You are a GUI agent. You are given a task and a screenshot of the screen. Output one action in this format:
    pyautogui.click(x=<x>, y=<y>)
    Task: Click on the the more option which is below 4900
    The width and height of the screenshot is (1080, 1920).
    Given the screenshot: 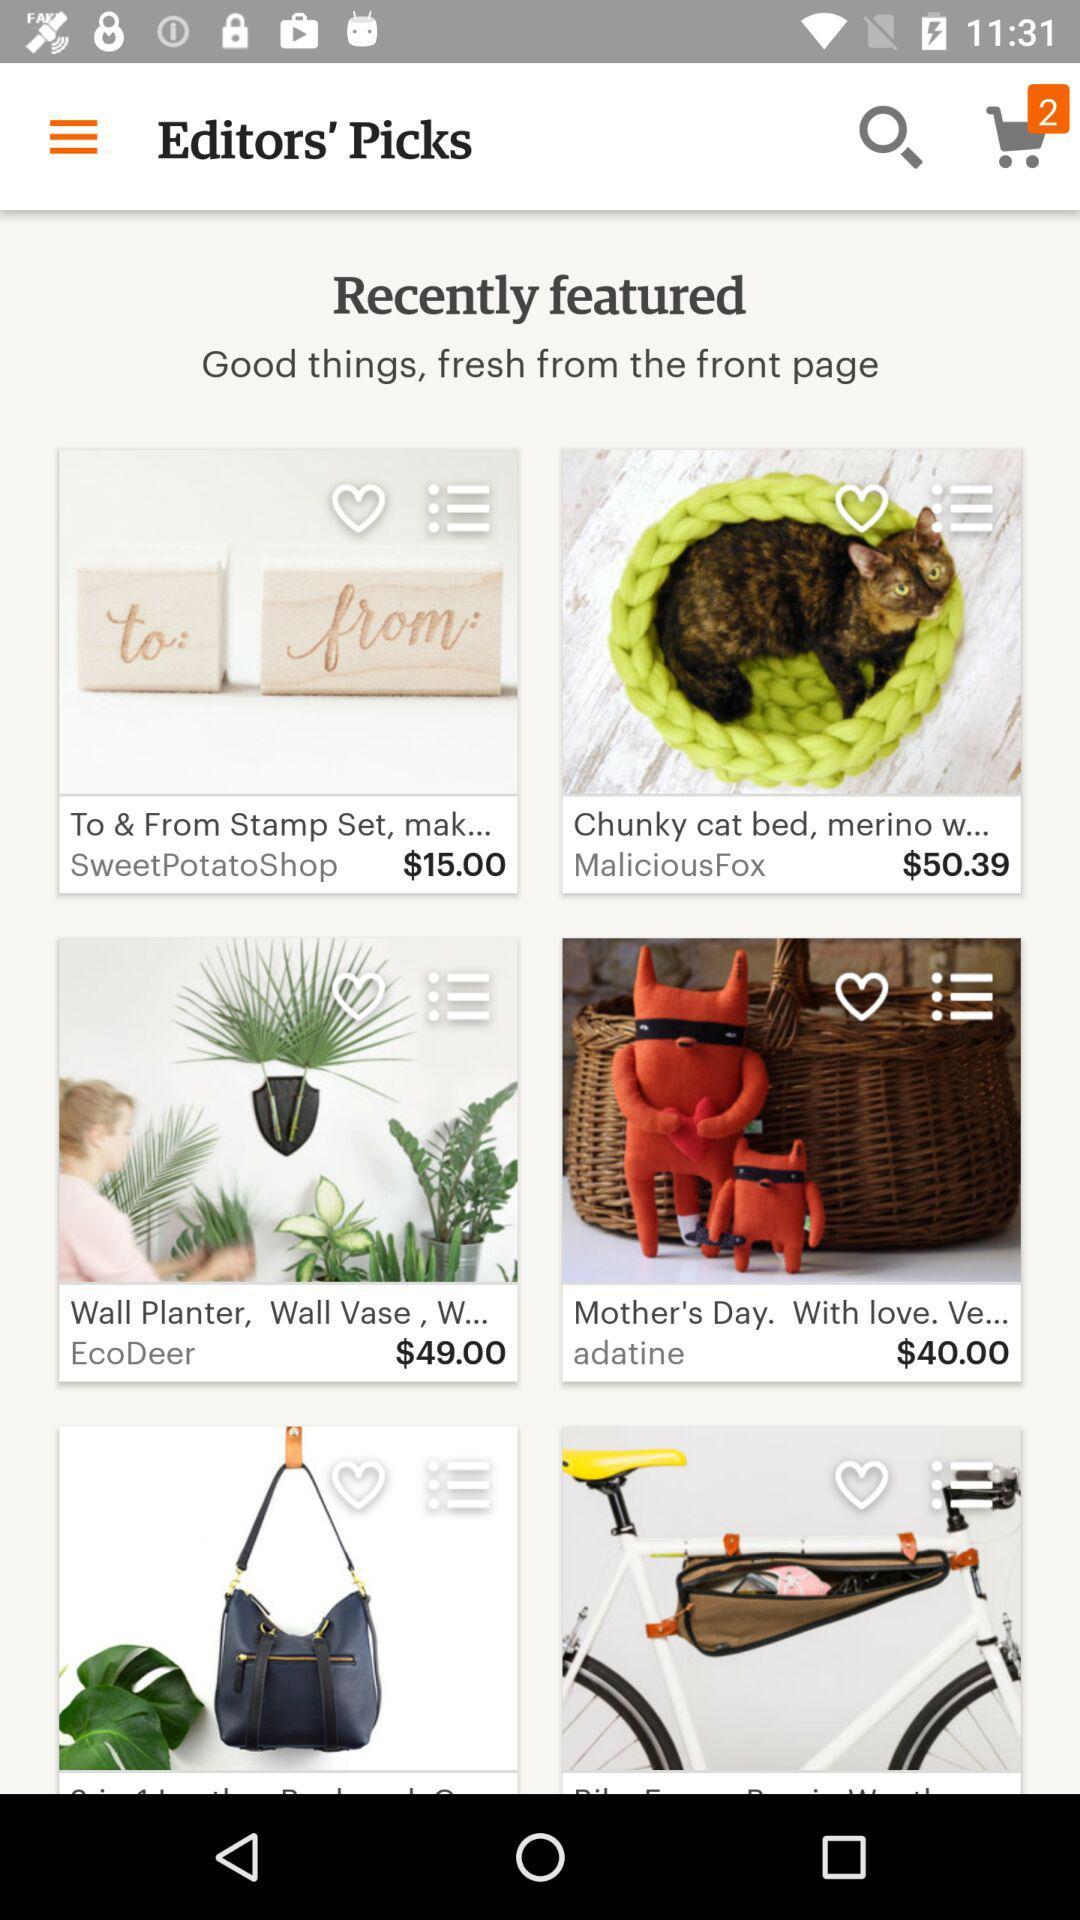 What is the action you would take?
    pyautogui.click(x=459, y=1484)
    